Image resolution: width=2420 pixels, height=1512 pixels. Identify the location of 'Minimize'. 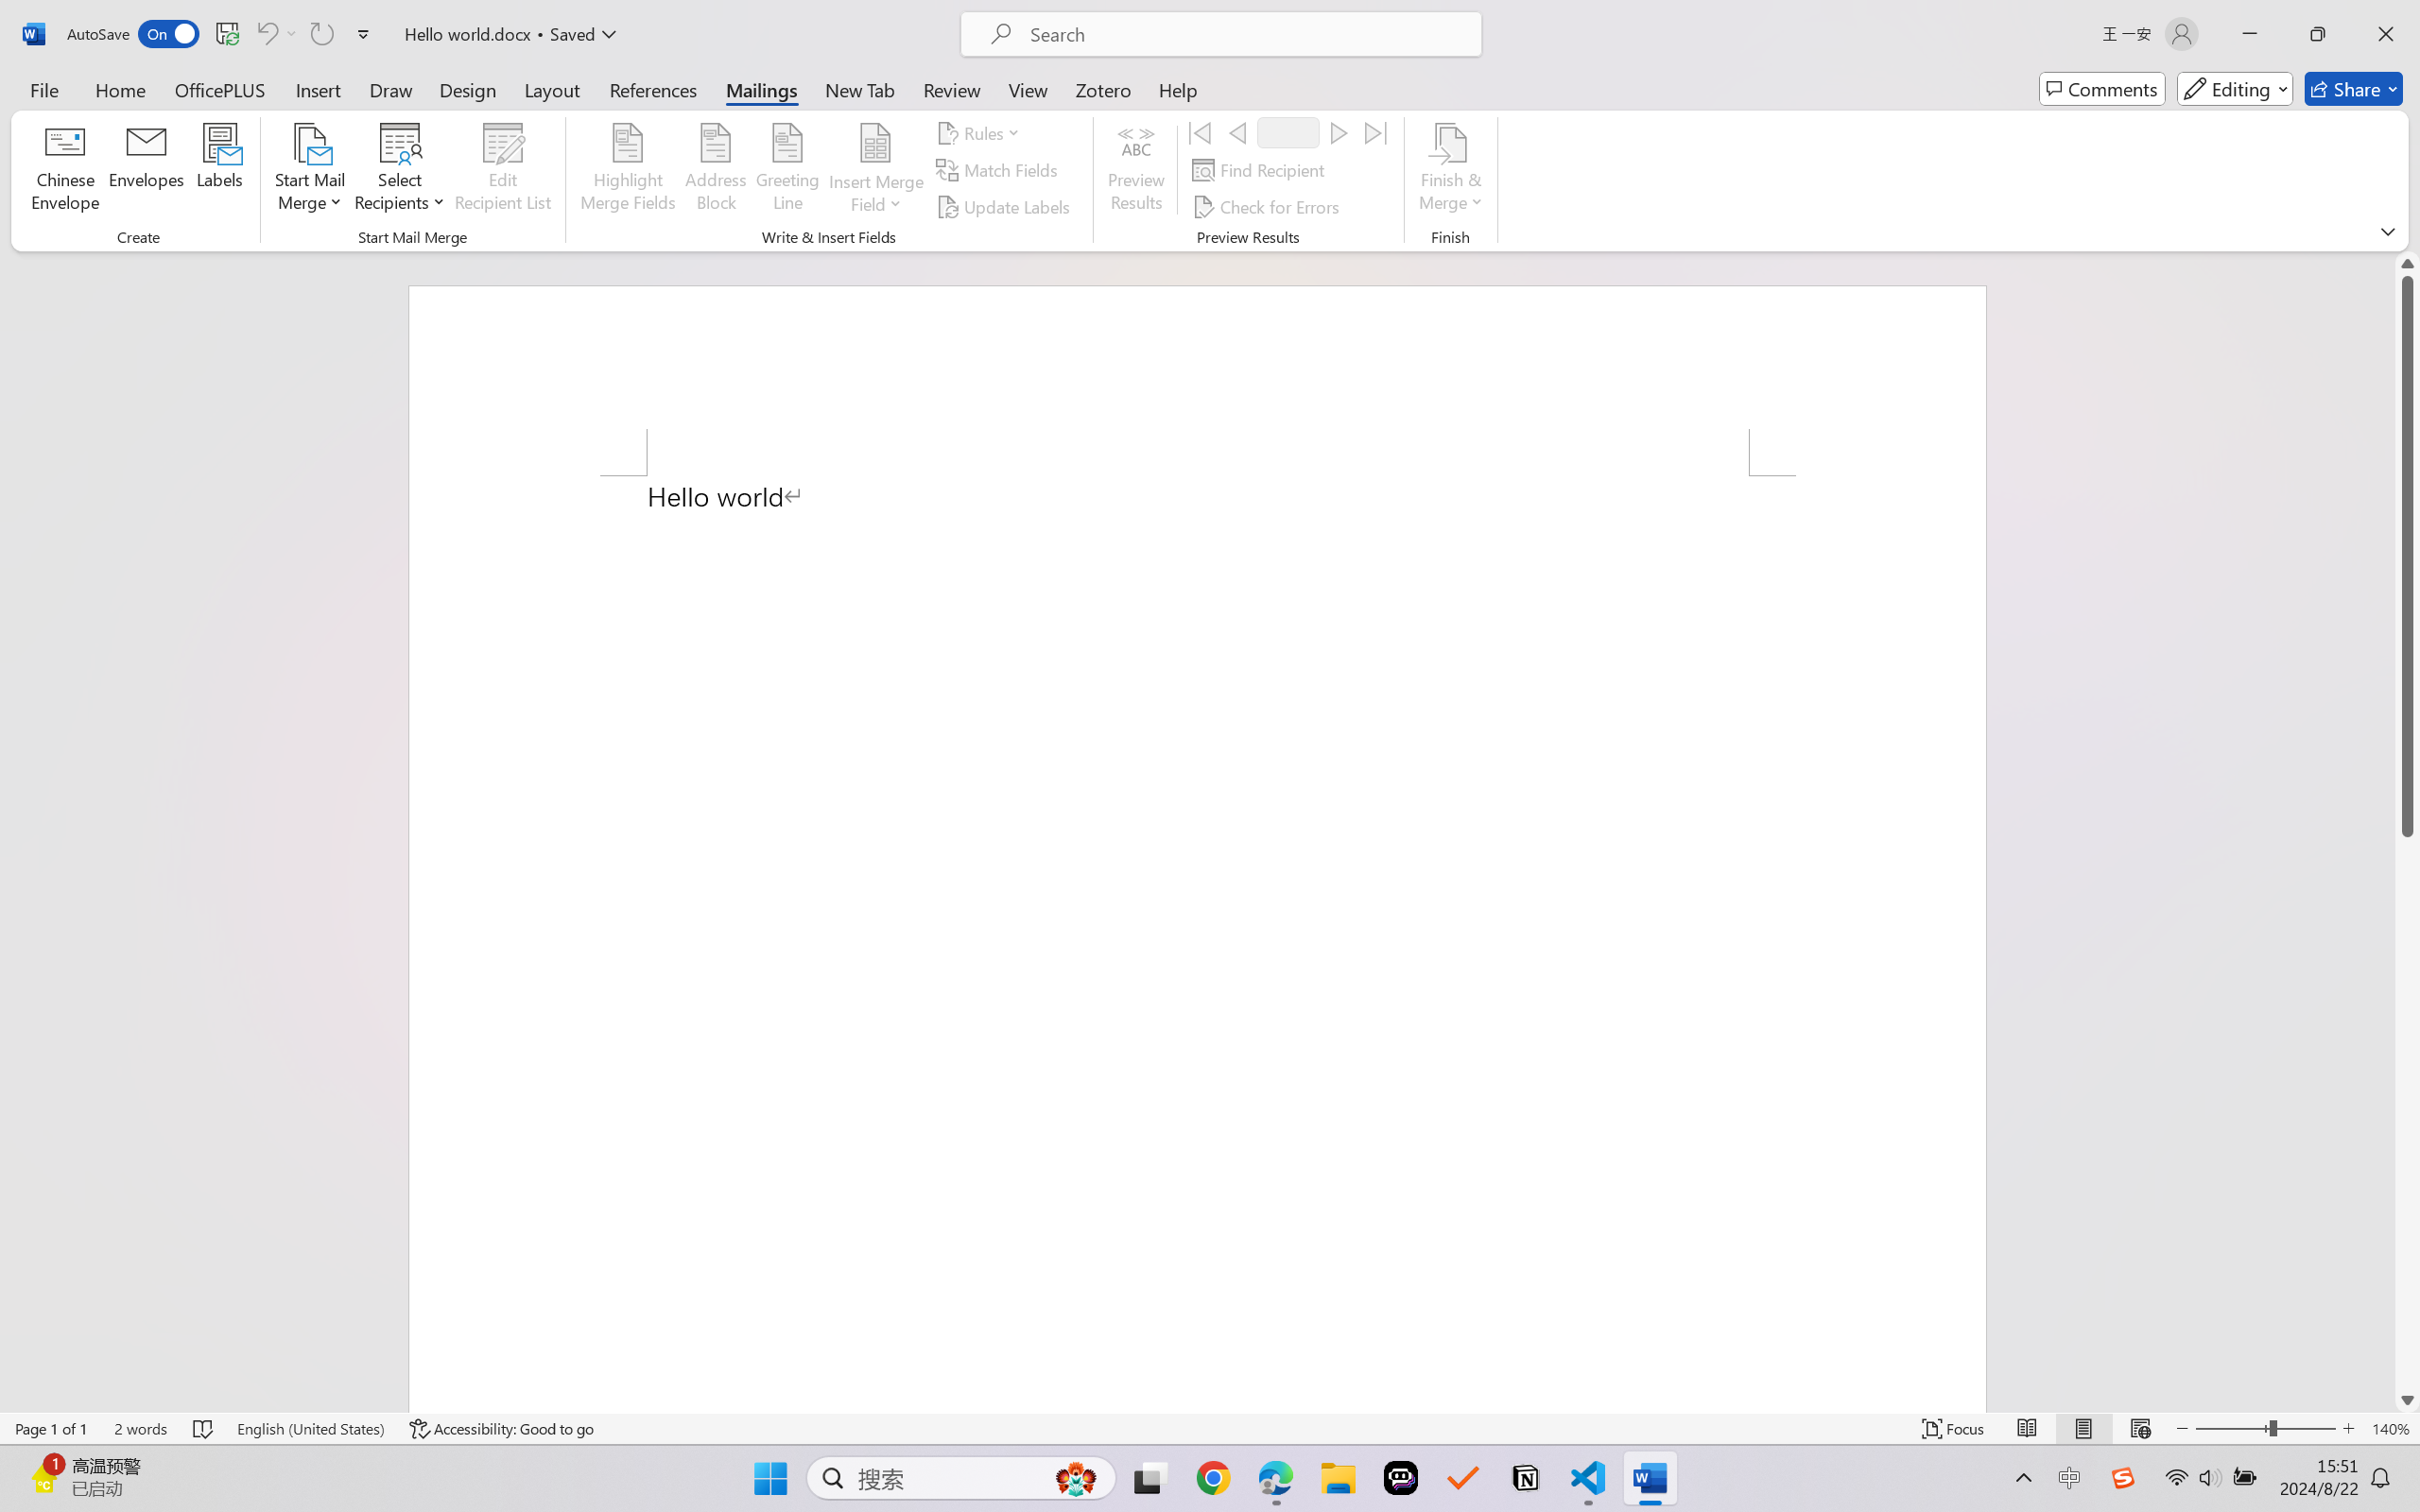
(2250, 33).